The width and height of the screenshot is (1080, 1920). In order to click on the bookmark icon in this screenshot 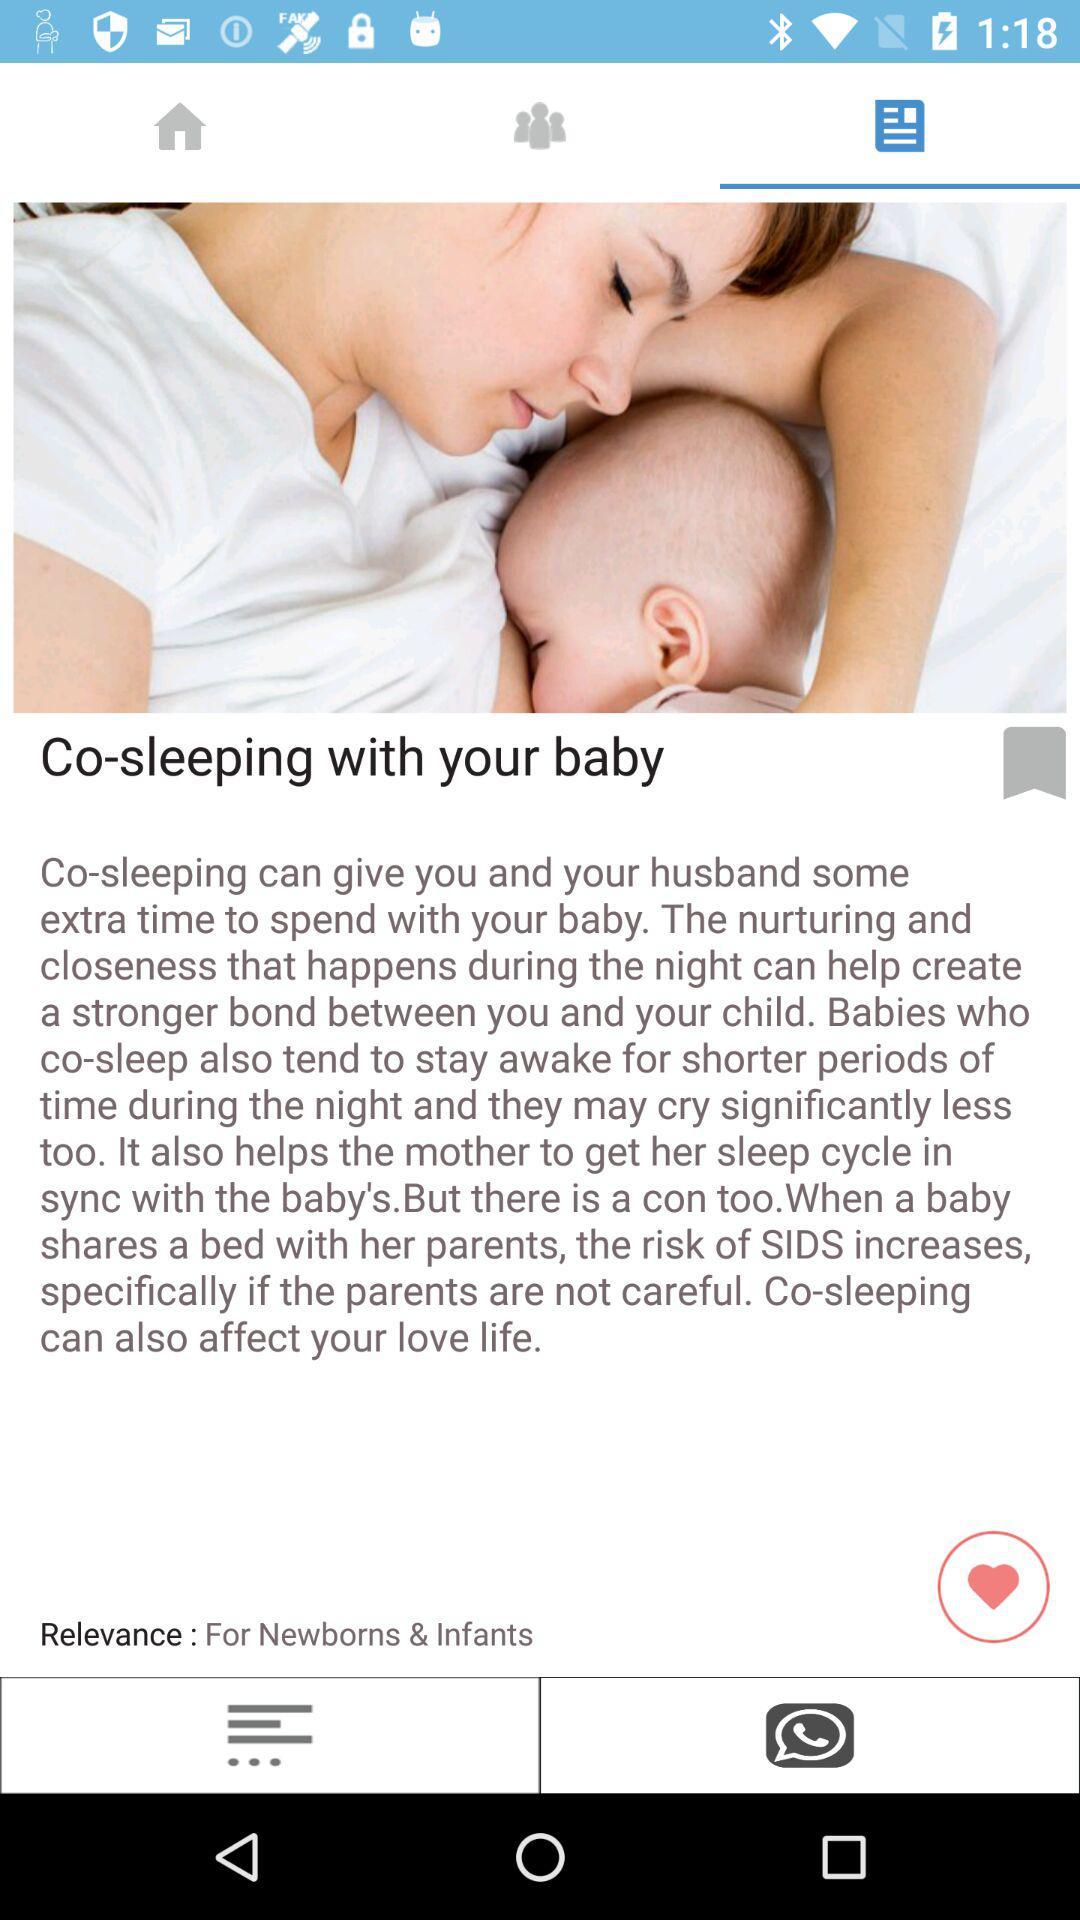, I will do `click(1034, 762)`.